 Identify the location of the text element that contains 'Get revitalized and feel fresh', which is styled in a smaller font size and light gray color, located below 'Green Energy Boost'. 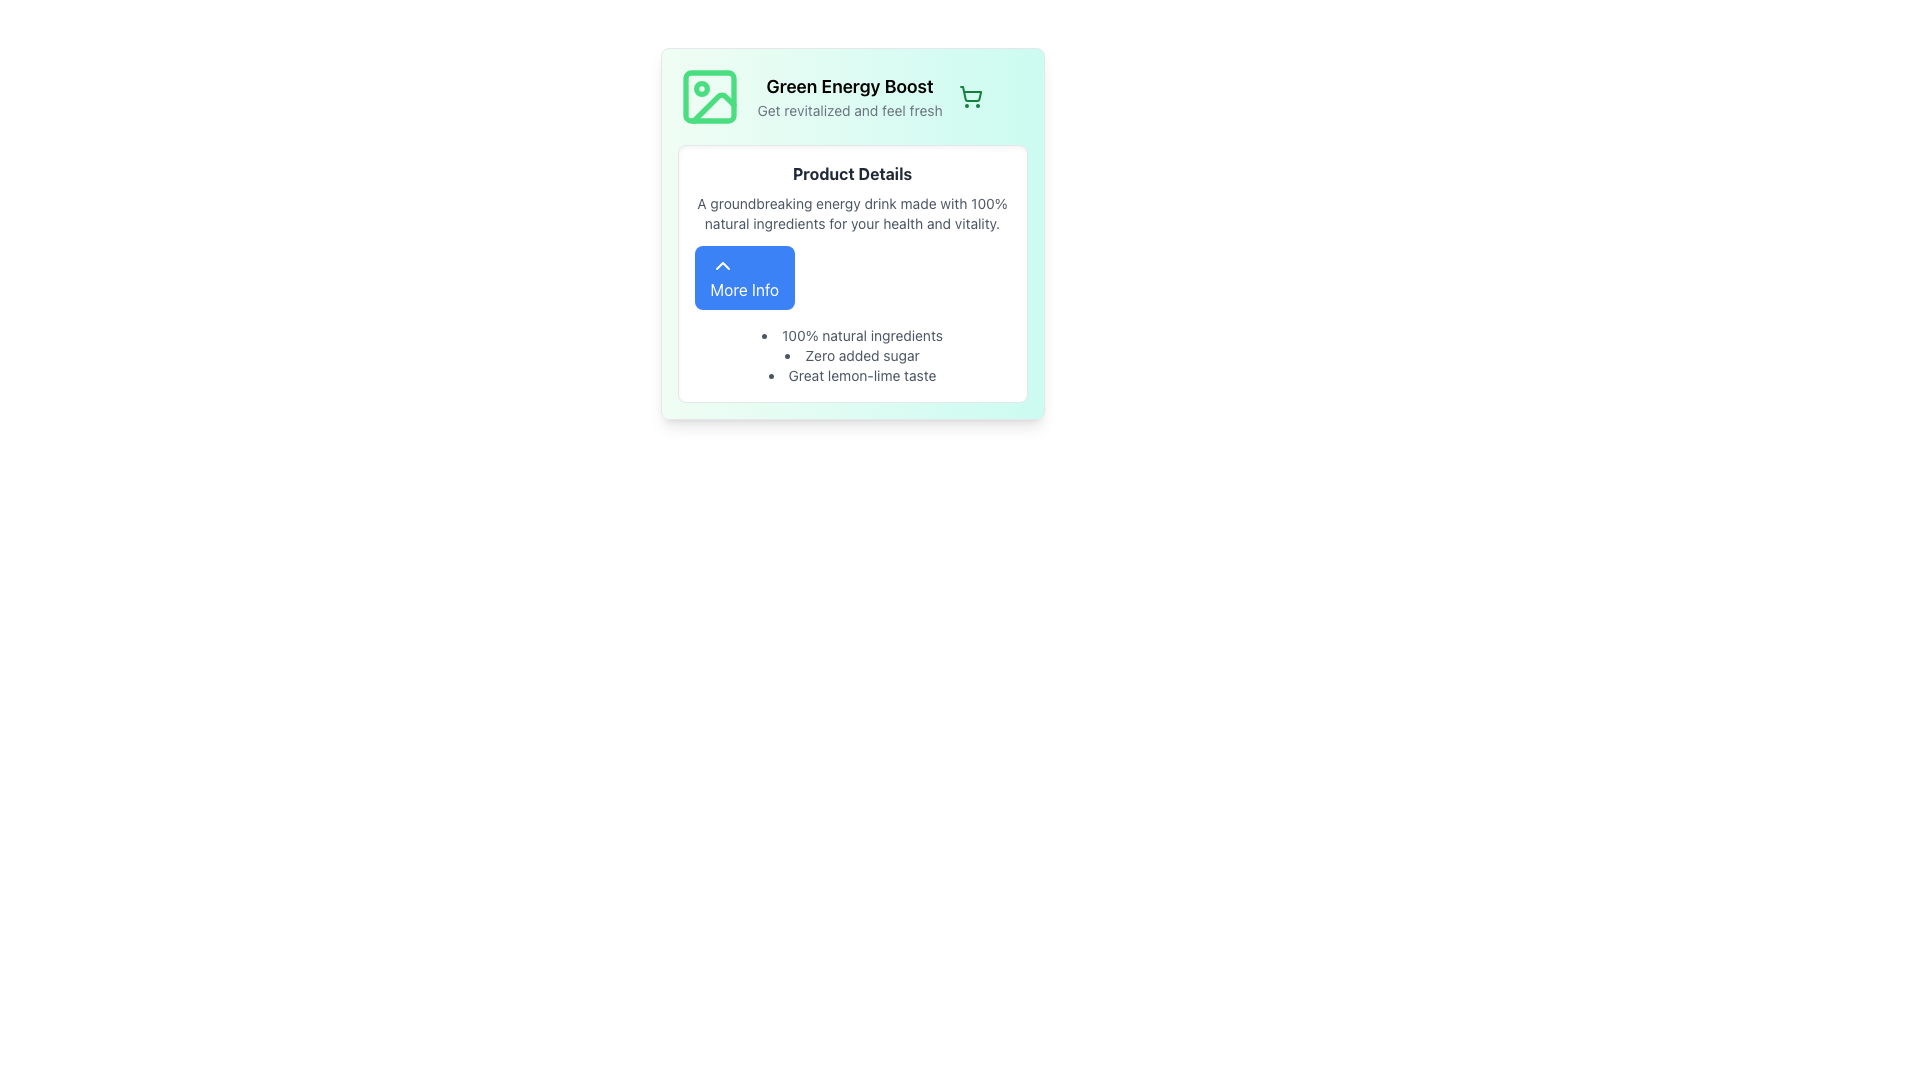
(849, 111).